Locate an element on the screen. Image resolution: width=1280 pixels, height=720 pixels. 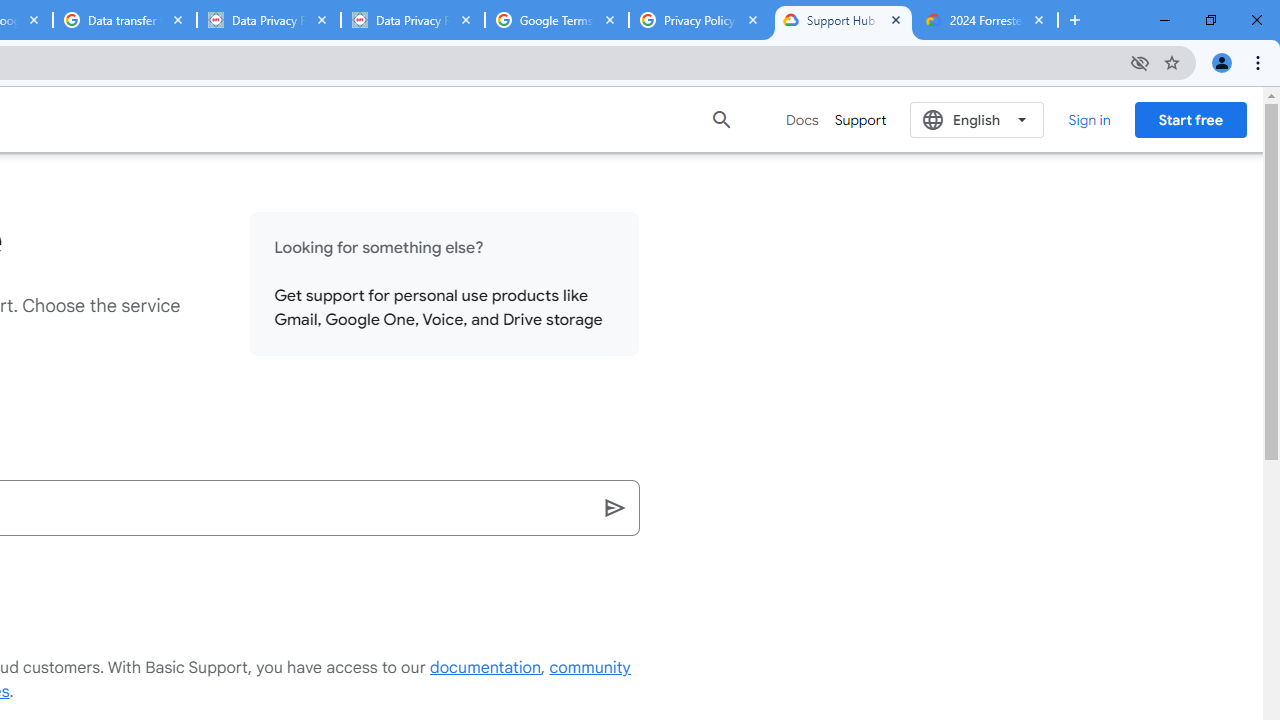
'Third-party cookies blocked' is located at coordinates (1139, 61).